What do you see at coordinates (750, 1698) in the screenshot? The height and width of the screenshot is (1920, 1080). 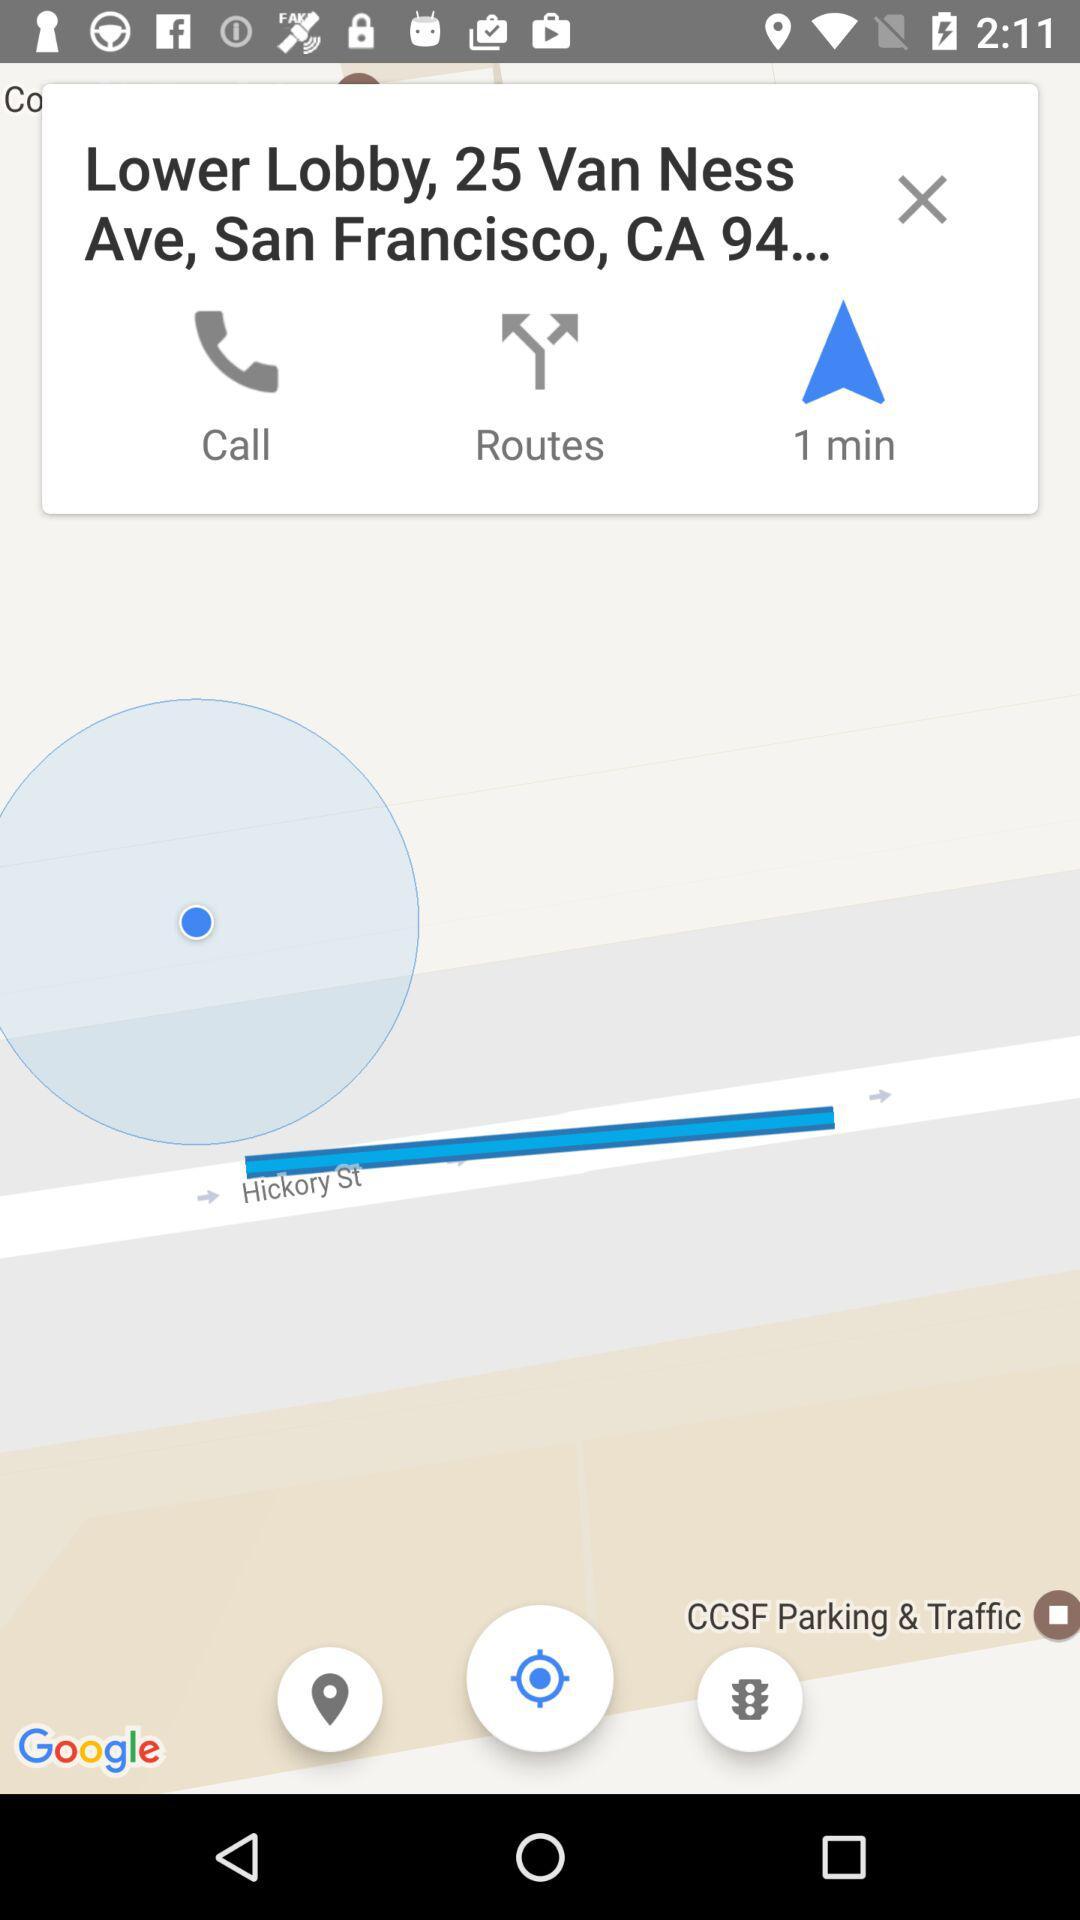 I see `the traffic nearby icon` at bounding box center [750, 1698].